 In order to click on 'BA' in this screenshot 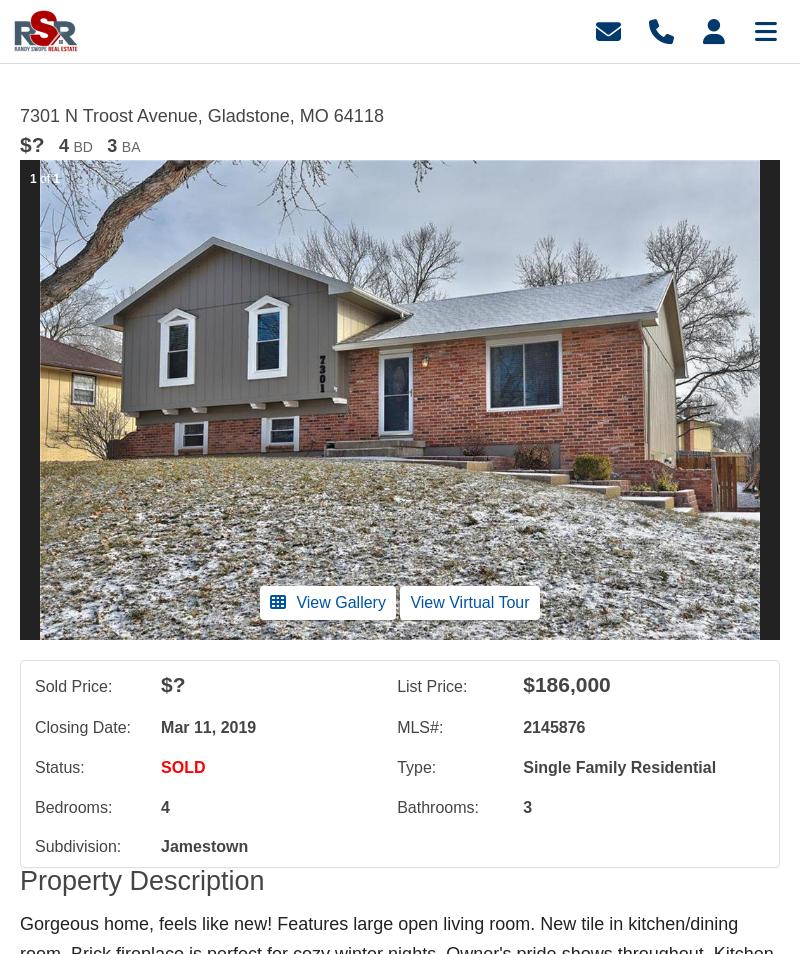, I will do `click(129, 146)`.